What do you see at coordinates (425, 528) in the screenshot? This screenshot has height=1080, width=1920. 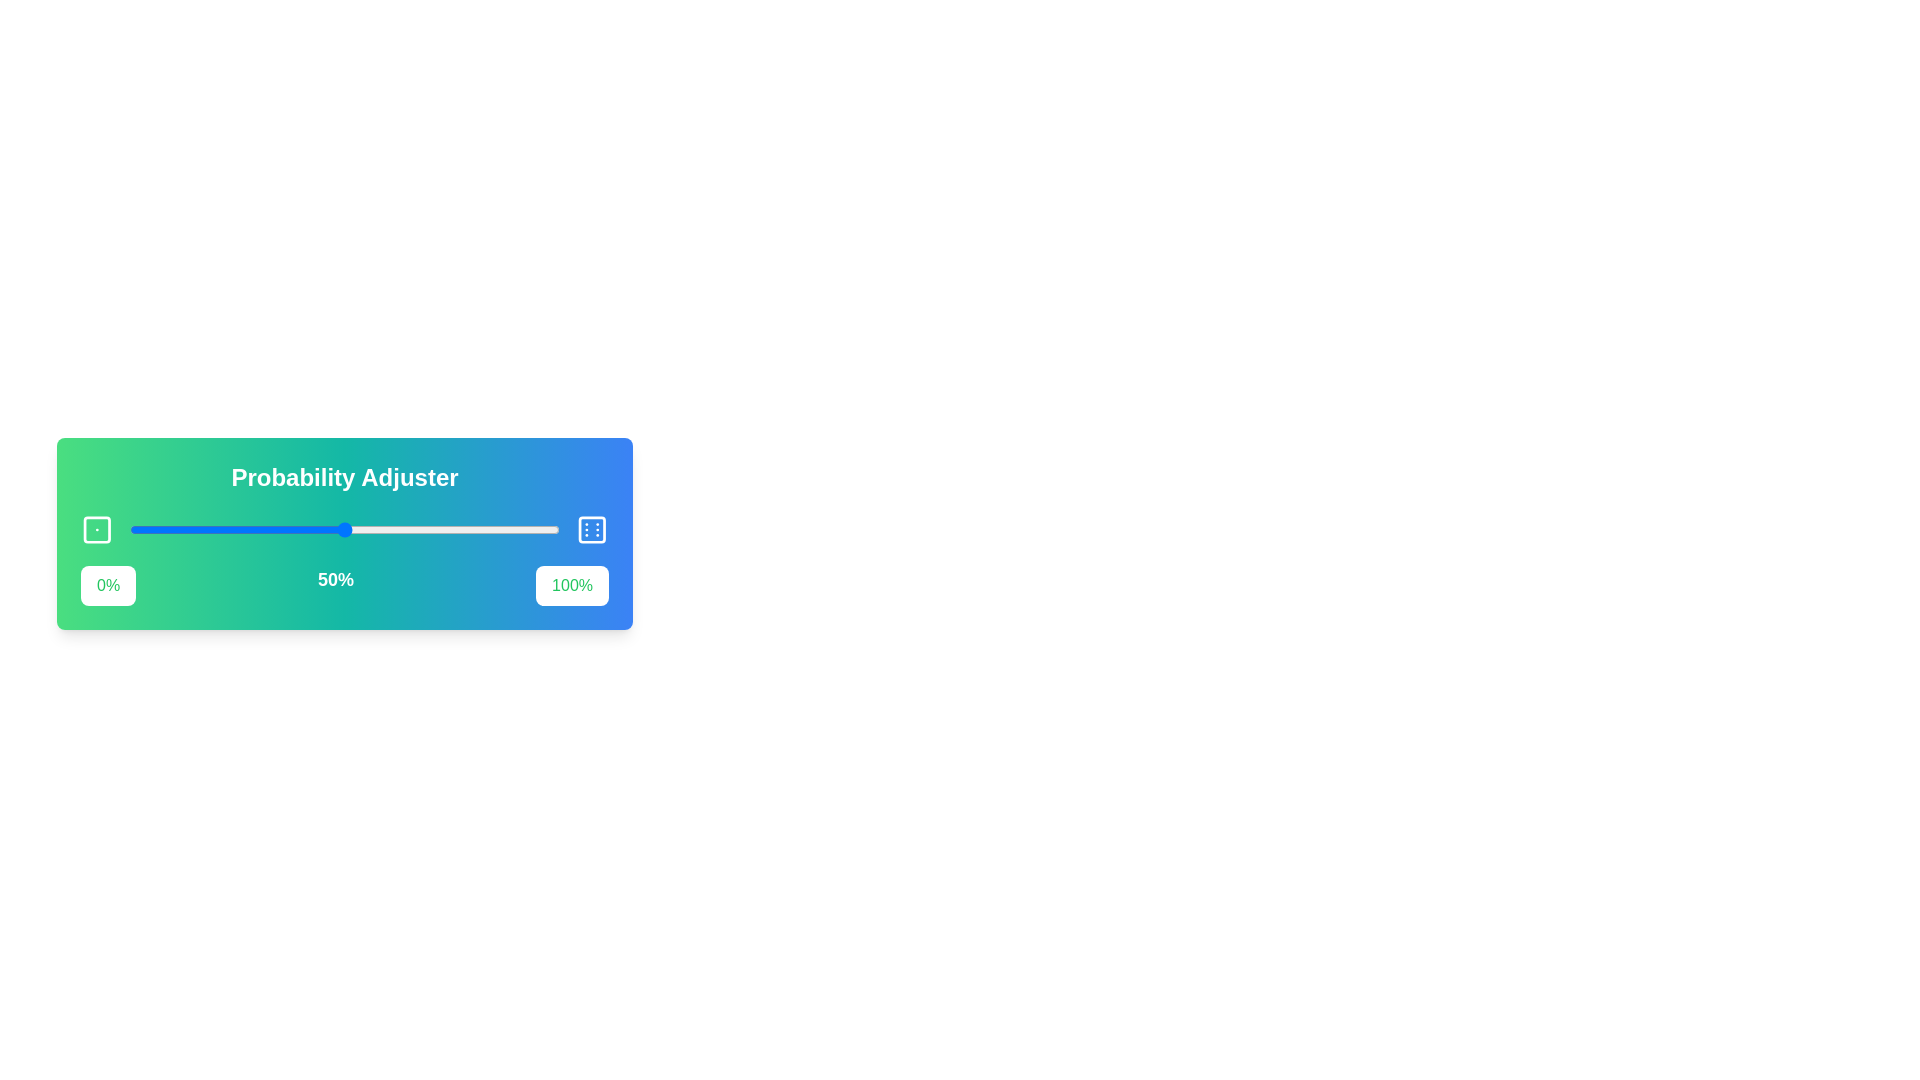 I see `the slider to set the probability to 69%` at bounding box center [425, 528].